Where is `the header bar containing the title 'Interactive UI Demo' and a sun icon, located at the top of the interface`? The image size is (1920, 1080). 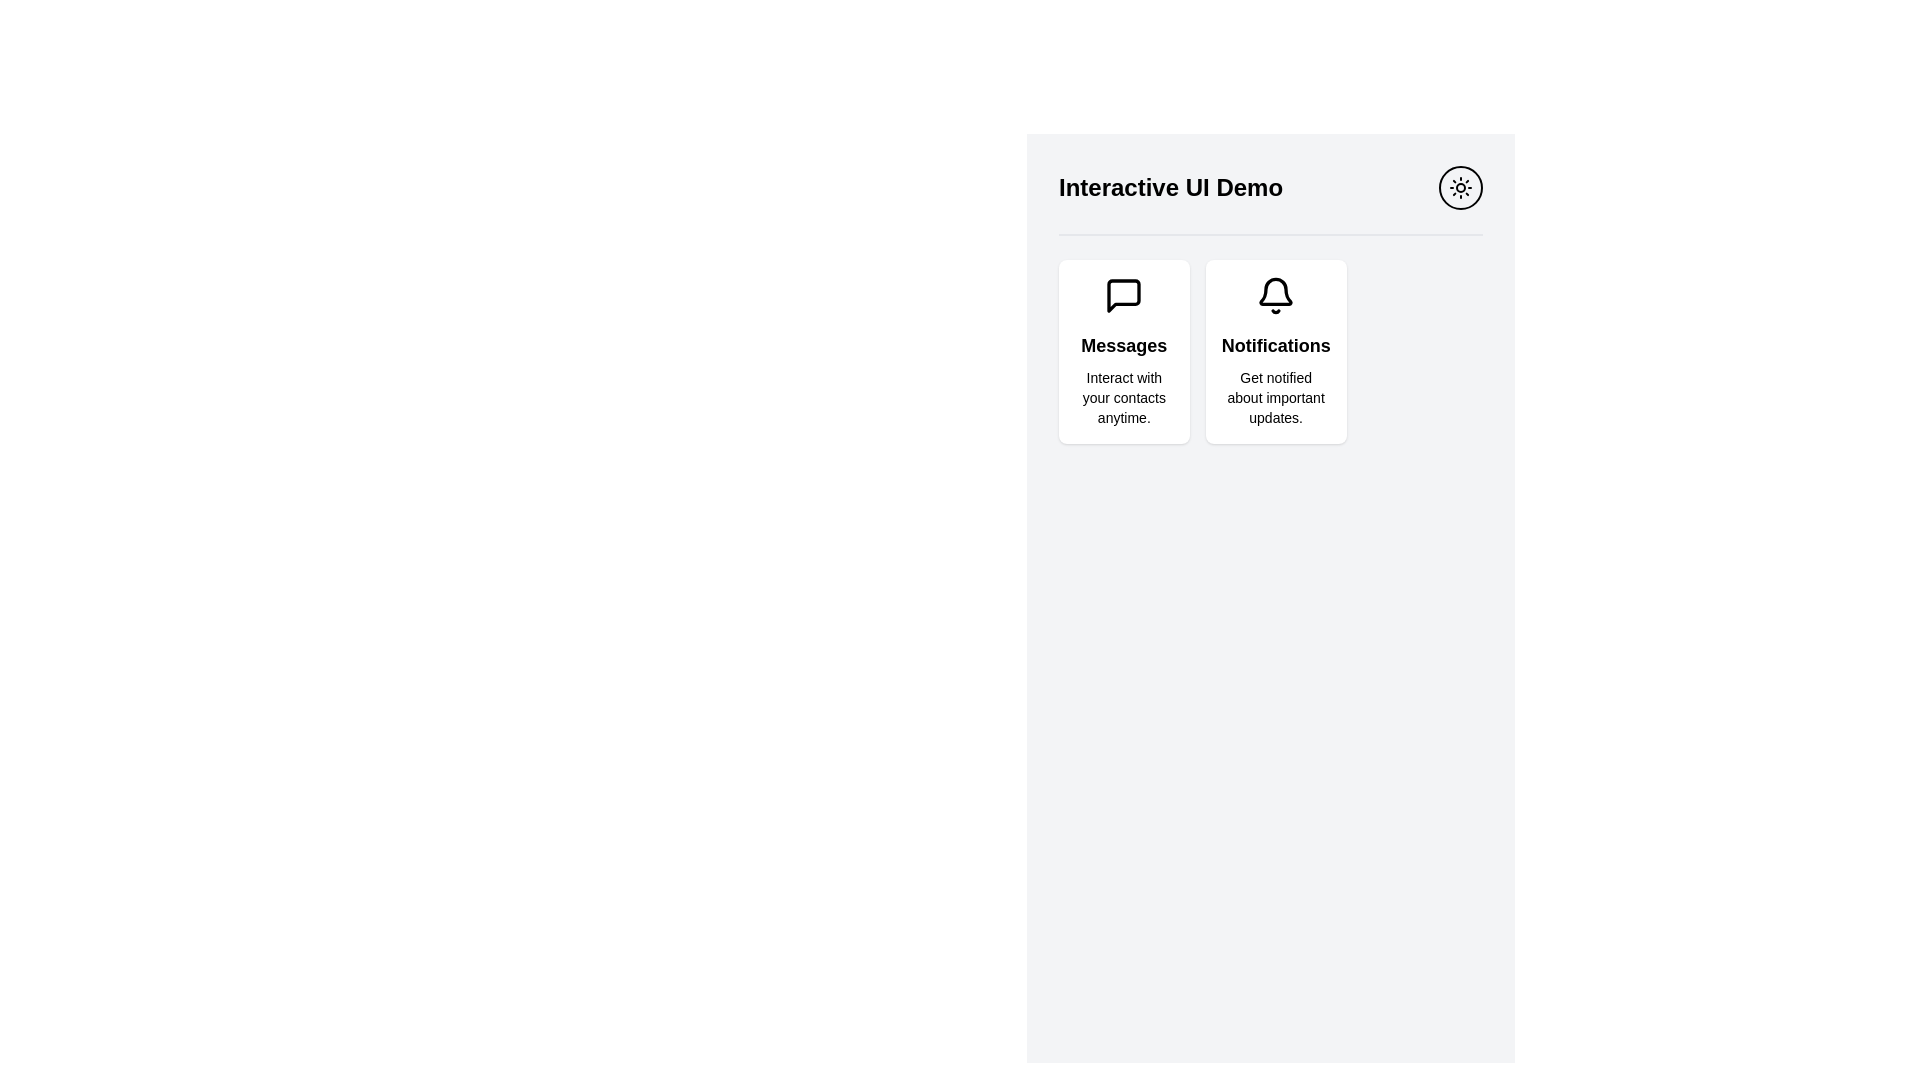
the header bar containing the title 'Interactive UI Demo' and a sun icon, located at the top of the interface is located at coordinates (1270, 200).